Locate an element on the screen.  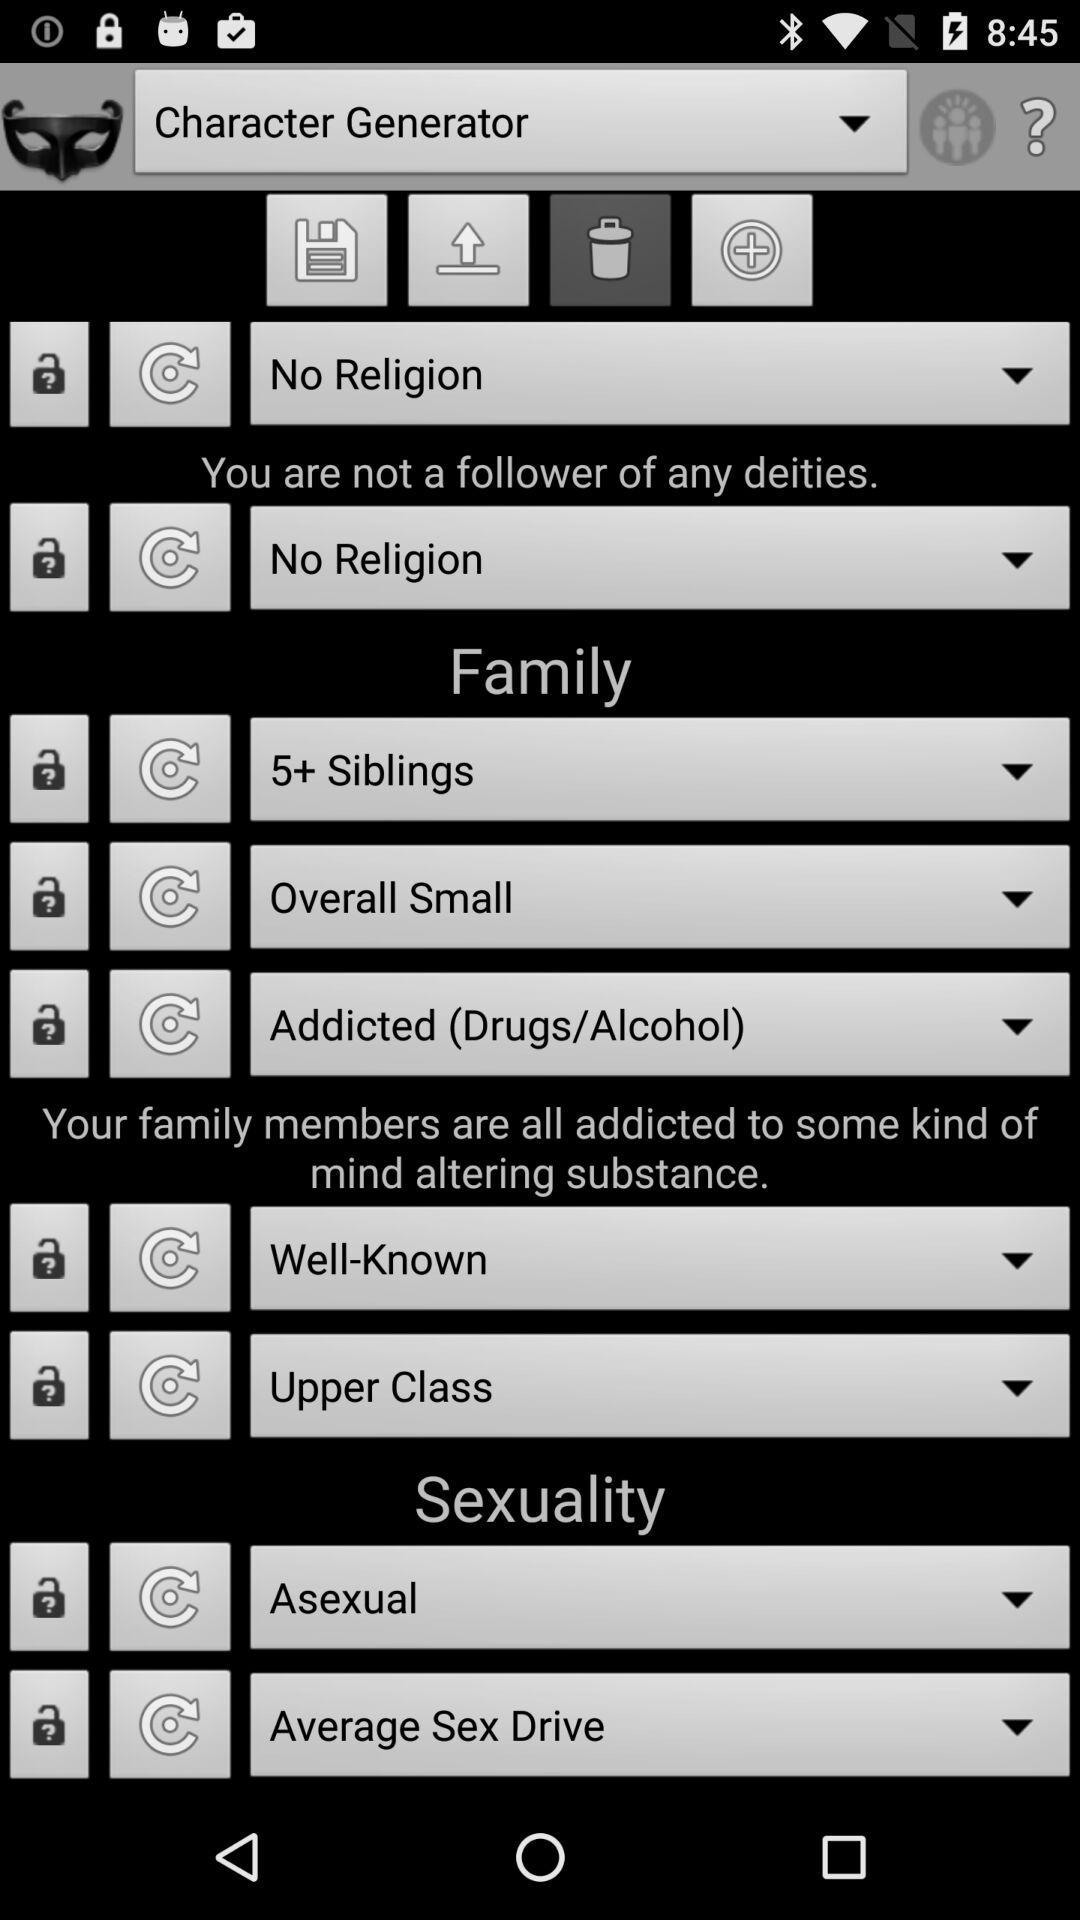
the home icon is located at coordinates (469, 273).